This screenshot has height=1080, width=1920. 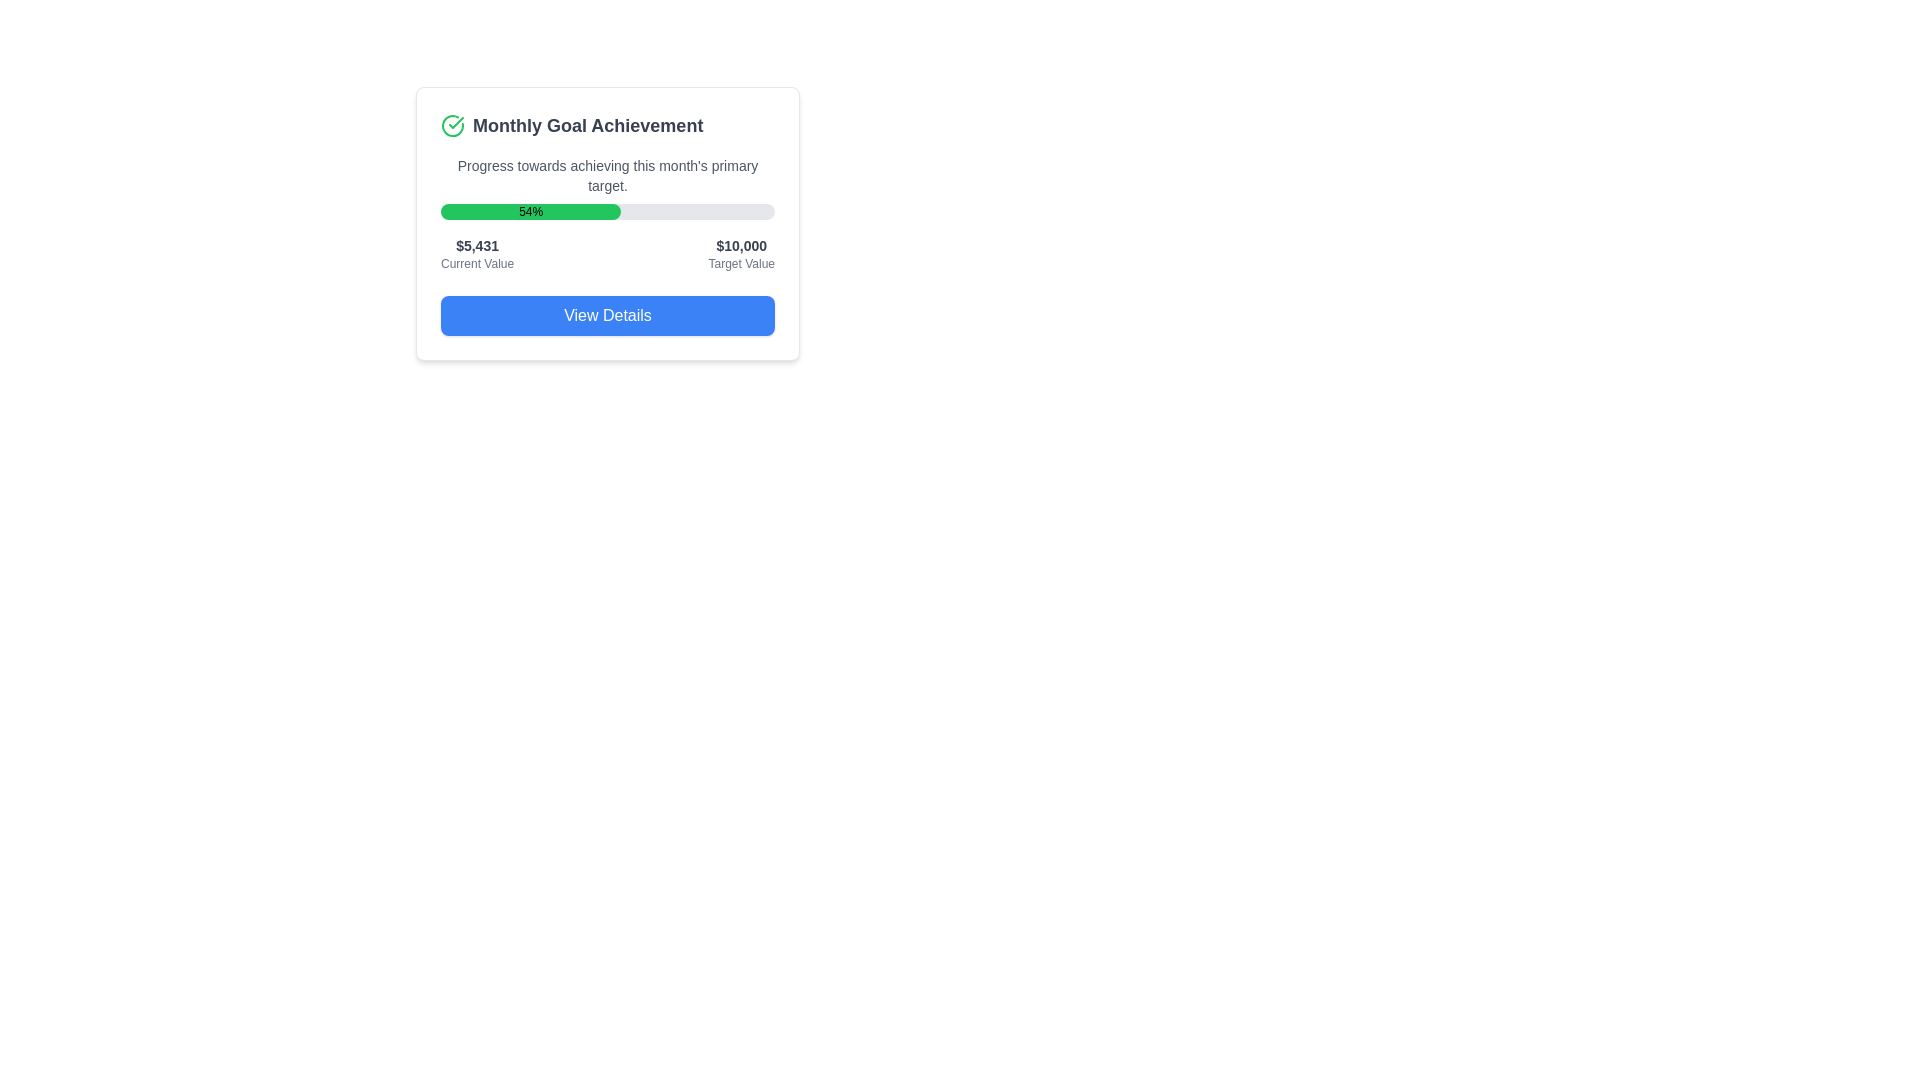 What do you see at coordinates (740, 262) in the screenshot?
I see `the static text label that displays 'Target Value', styled with 'text-gray-500 text-xs', located under the '$10,000' label in the bottom-right corner of the panel` at bounding box center [740, 262].